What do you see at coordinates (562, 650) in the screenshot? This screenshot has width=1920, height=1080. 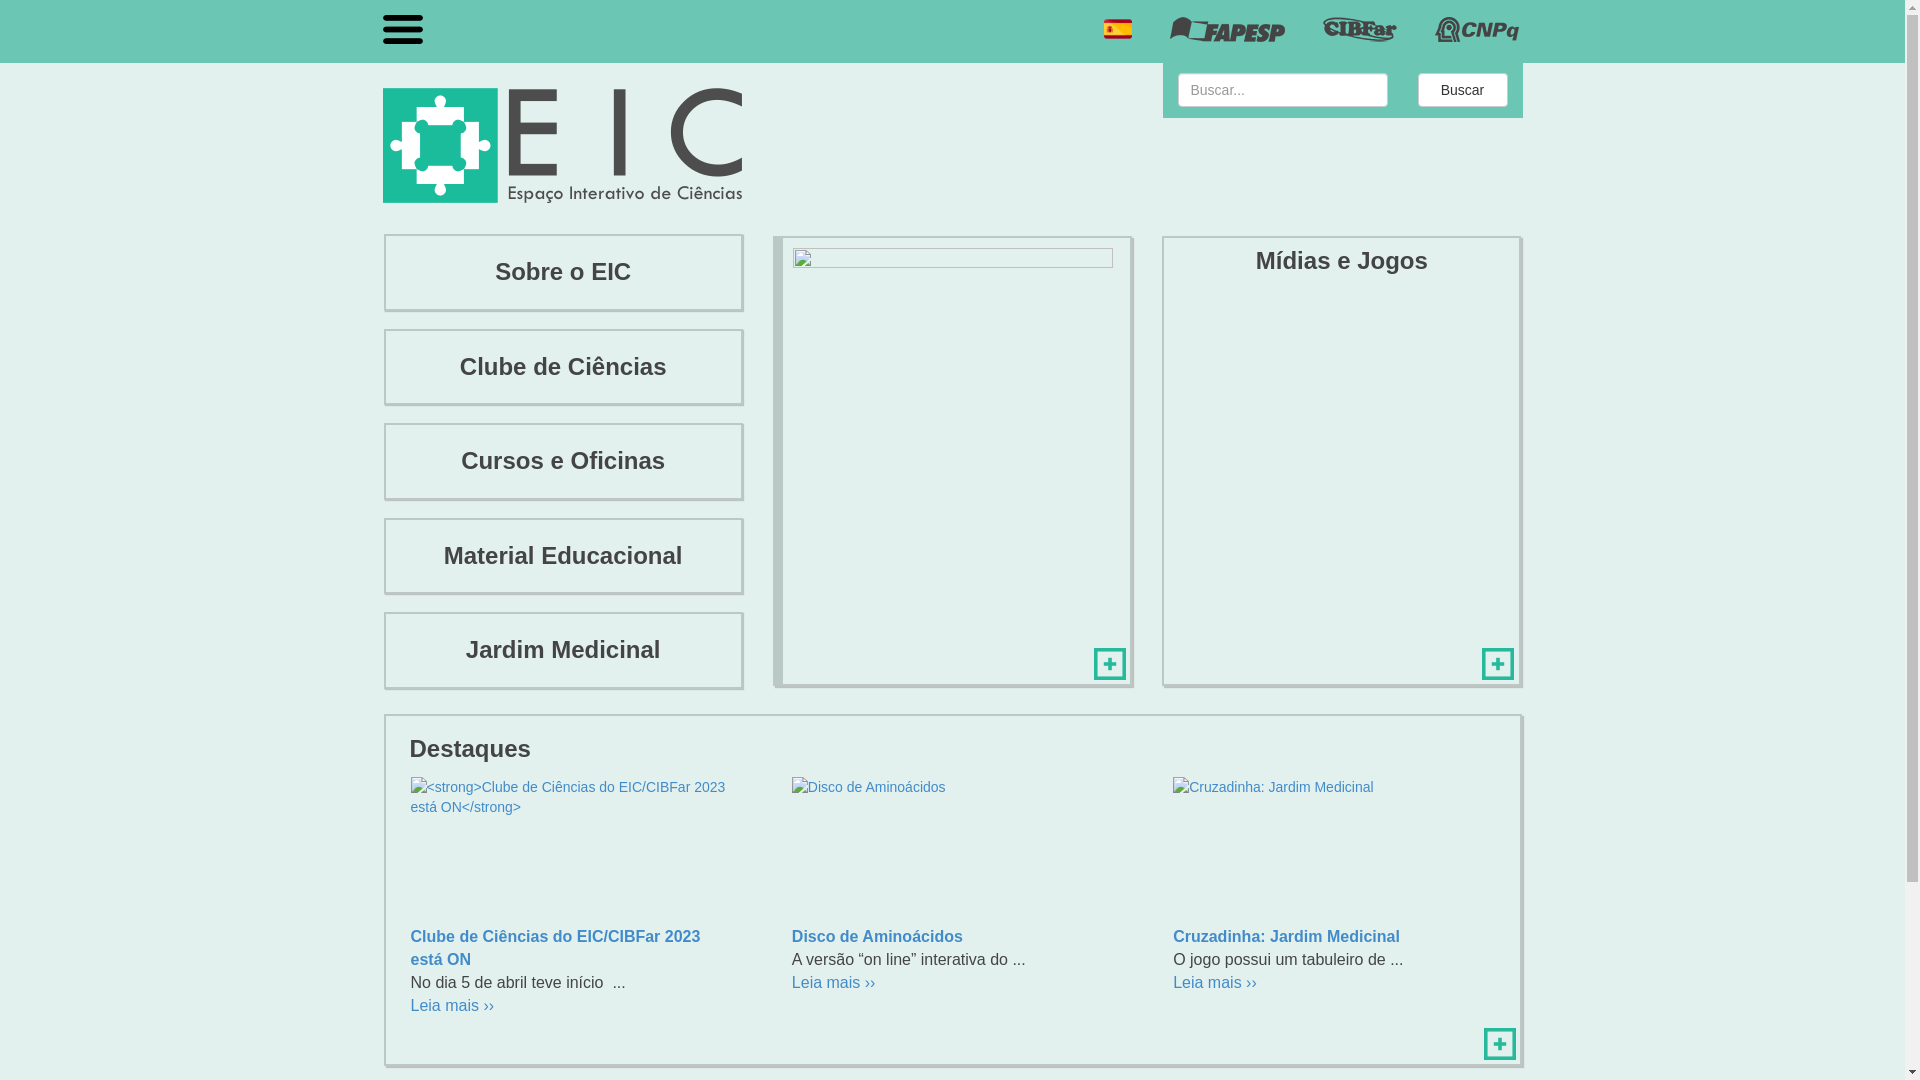 I see `'Jardim Medicinal'` at bounding box center [562, 650].